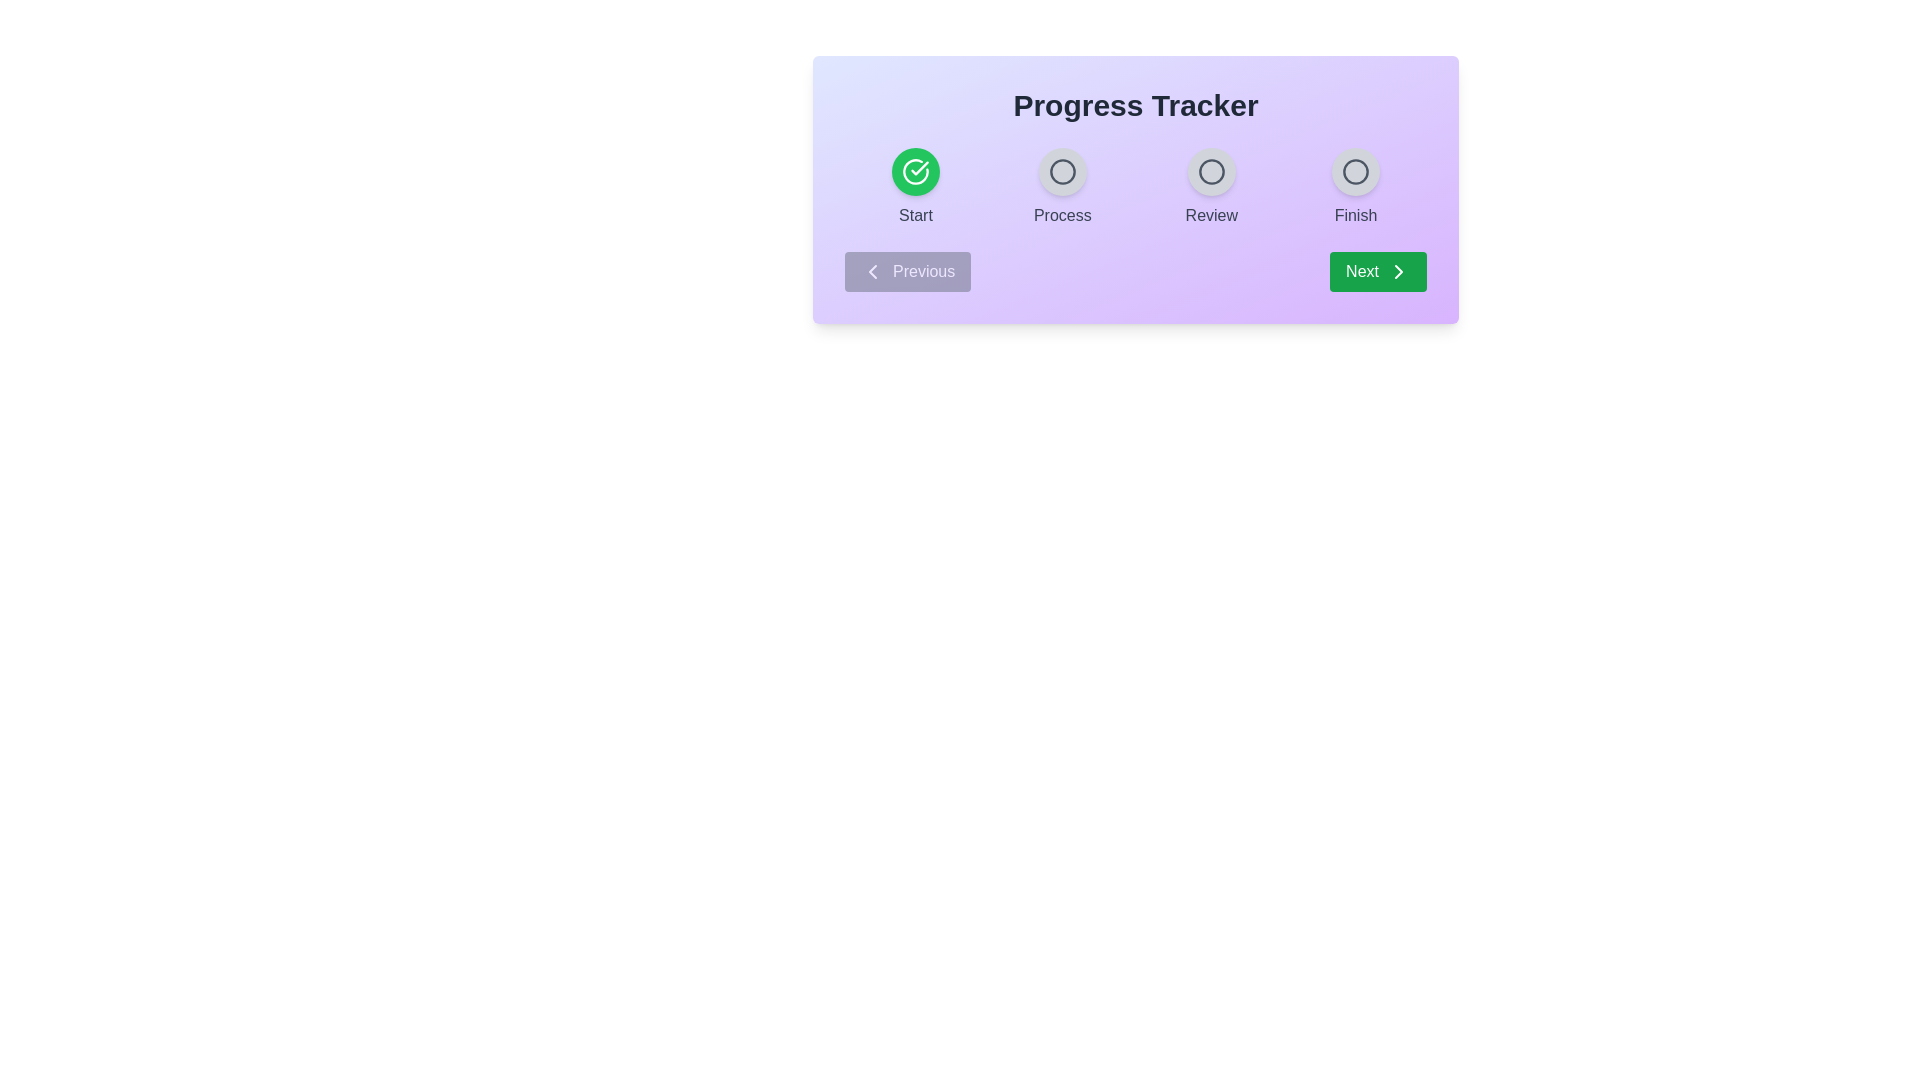 The width and height of the screenshot is (1920, 1080). I want to click on the third circular graphic component in the progress tracker interface, which is aligned with the text 'Finish' below it, so click(1355, 171).